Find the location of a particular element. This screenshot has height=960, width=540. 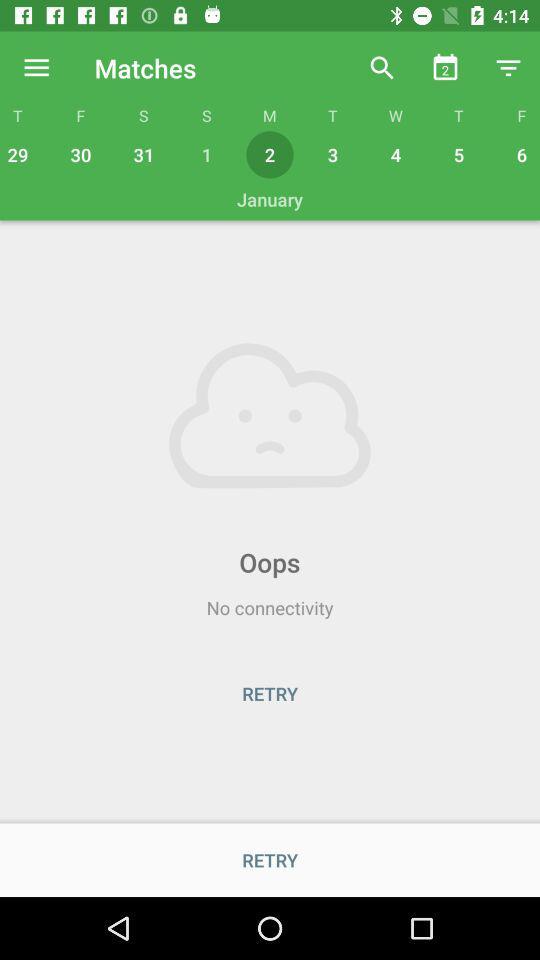

the 5 icon is located at coordinates (459, 153).